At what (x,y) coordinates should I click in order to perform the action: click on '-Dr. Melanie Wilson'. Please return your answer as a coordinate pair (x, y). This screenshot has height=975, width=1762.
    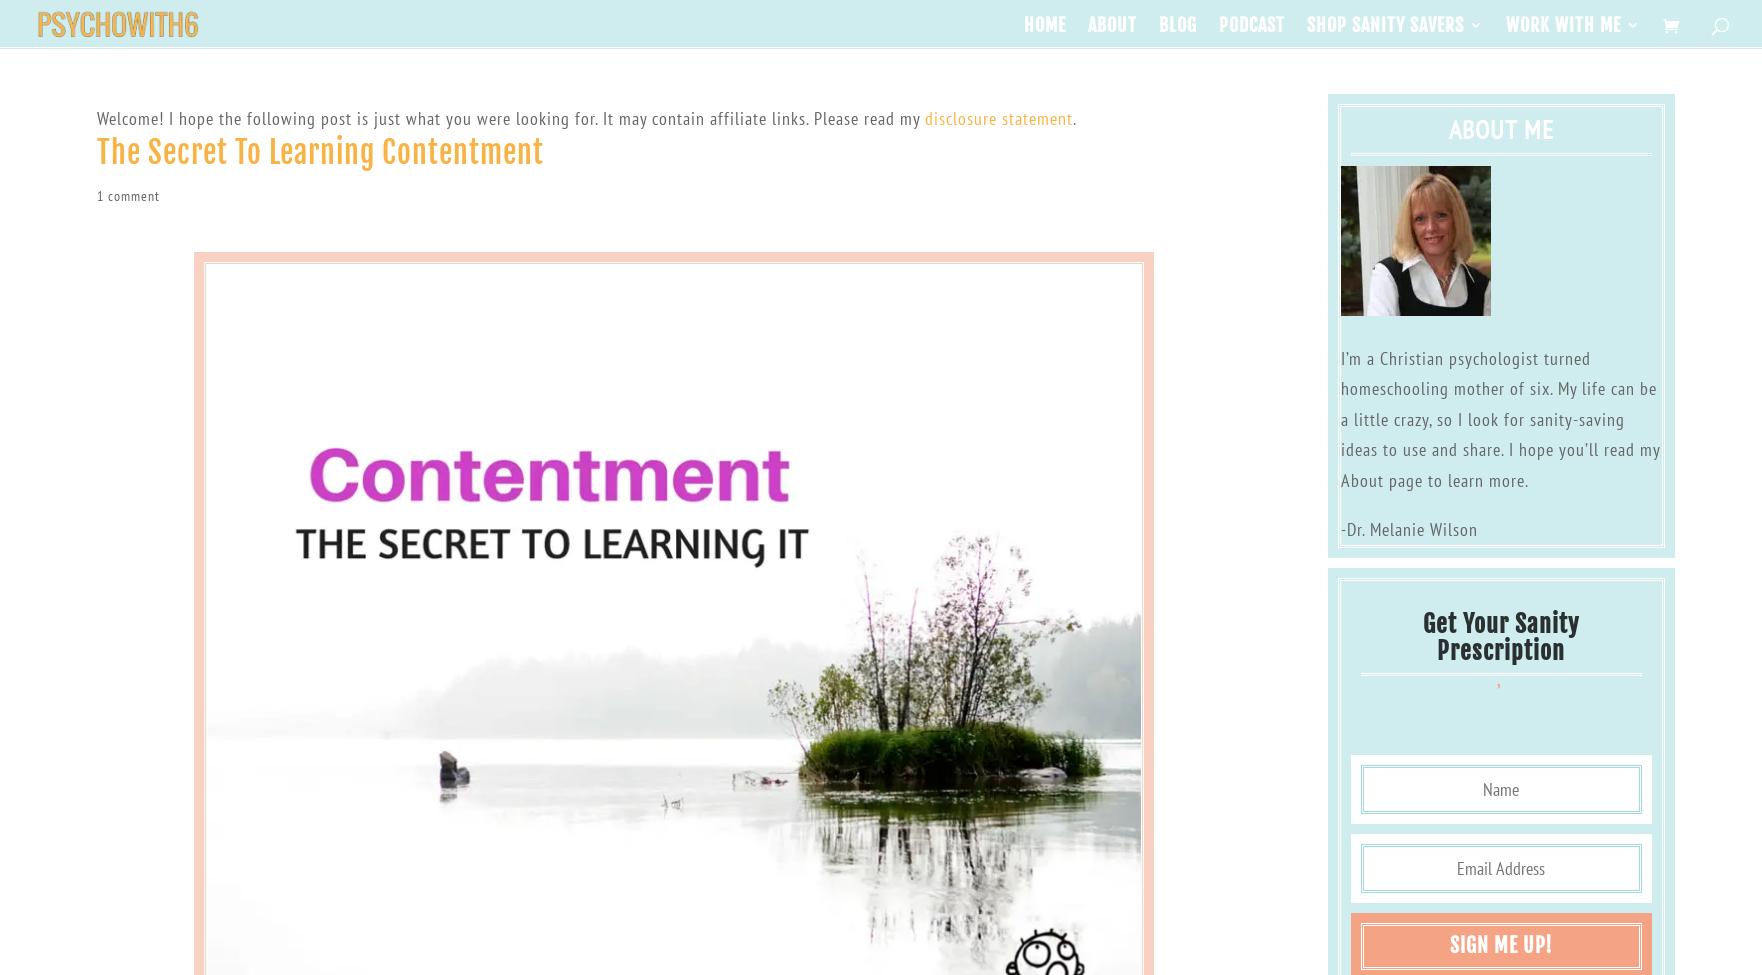
    Looking at the image, I should click on (1339, 527).